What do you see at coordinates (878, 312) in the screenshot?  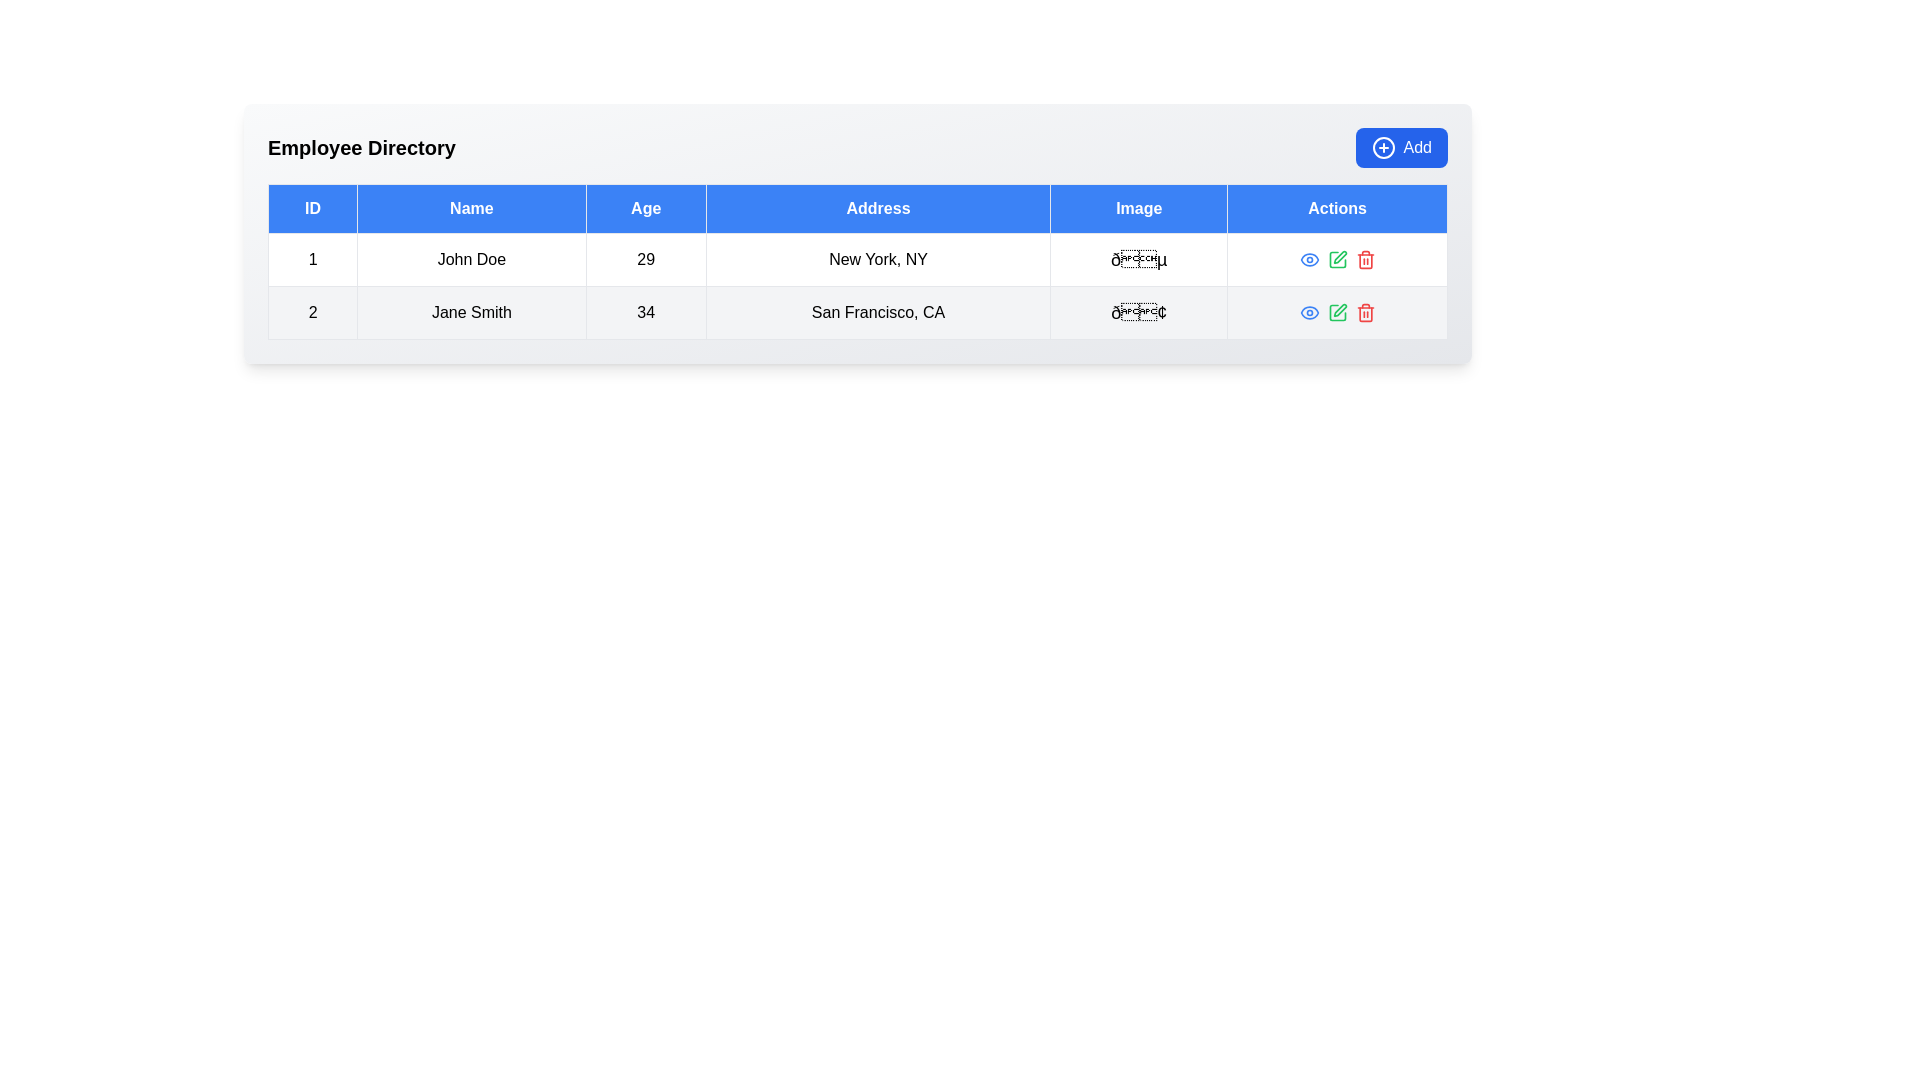 I see `the static textual data cell displaying 'San Francisco, CA' located in the fourth column of the second row under the 'Address' heading` at bounding box center [878, 312].